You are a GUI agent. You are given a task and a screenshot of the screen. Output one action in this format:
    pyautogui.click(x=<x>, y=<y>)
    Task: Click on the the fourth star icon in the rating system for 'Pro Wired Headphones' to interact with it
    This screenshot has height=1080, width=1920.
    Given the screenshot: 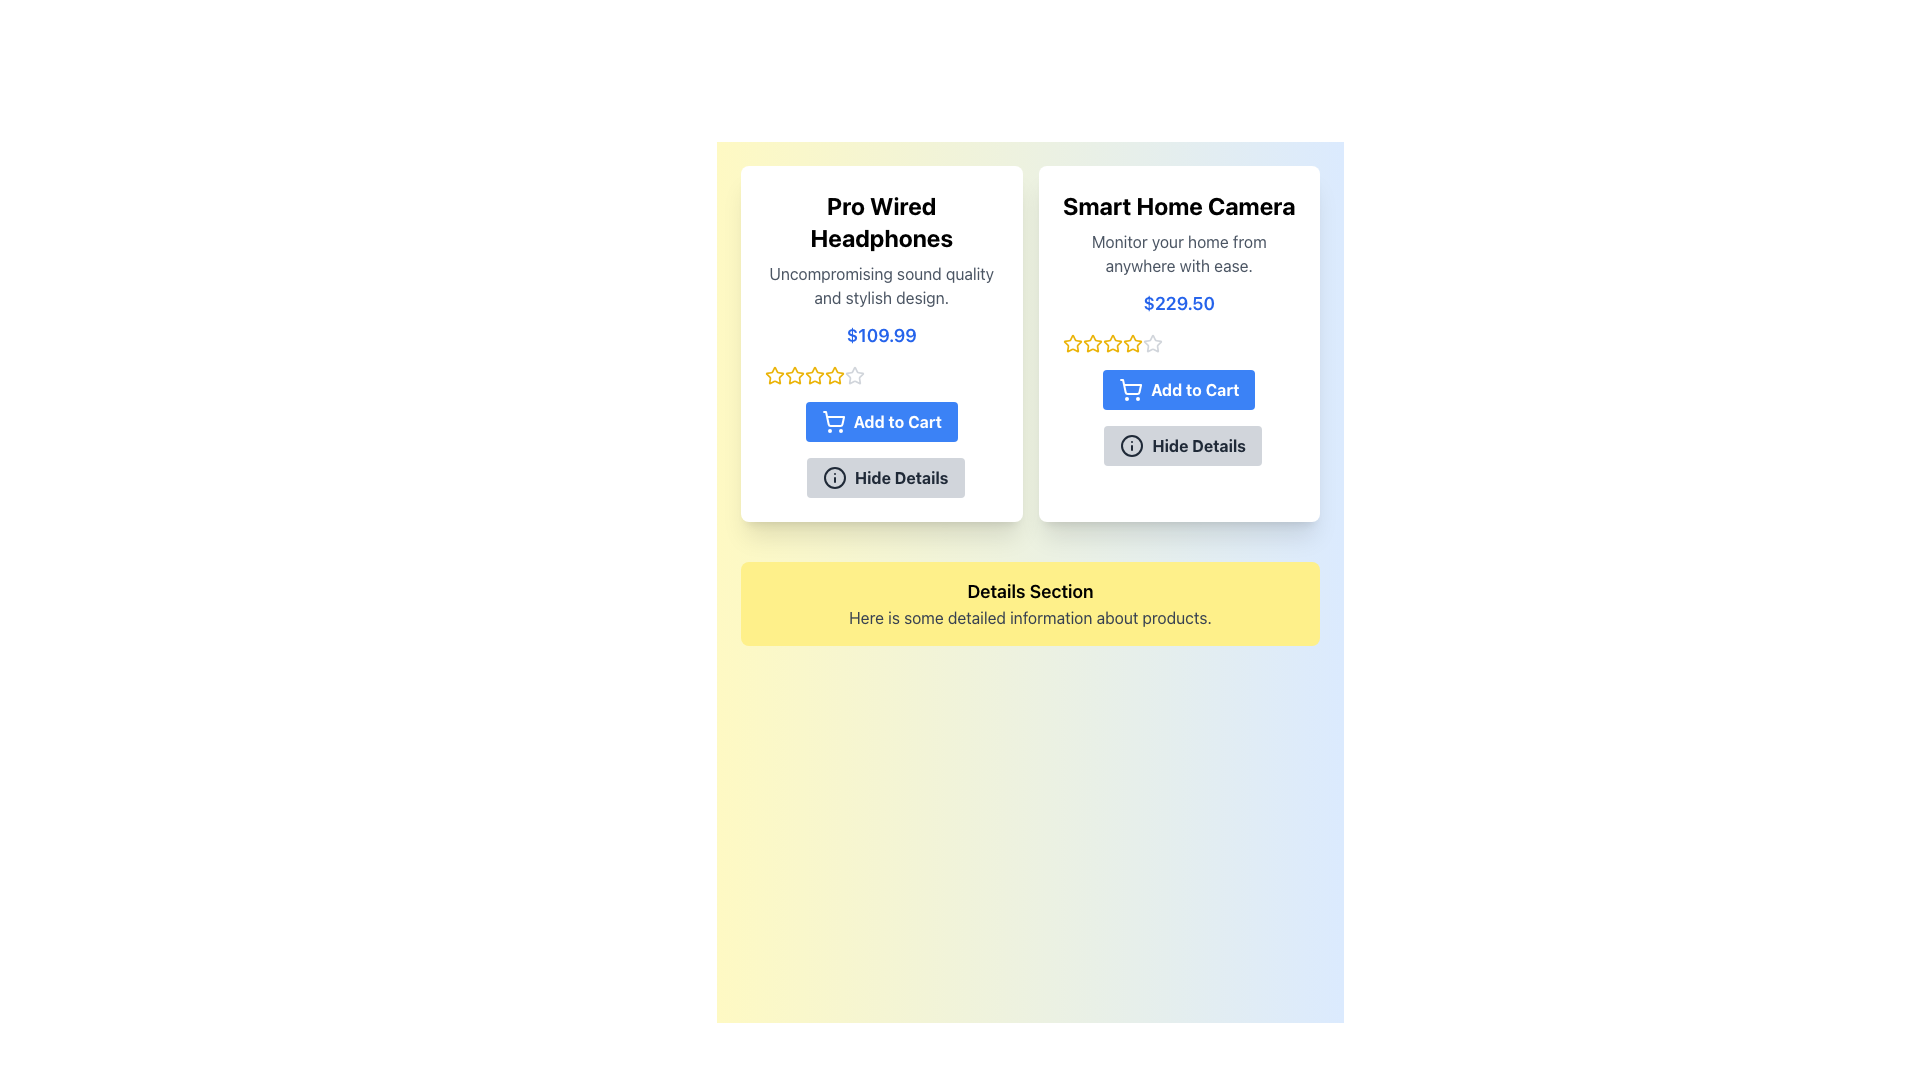 What is the action you would take?
    pyautogui.click(x=835, y=375)
    